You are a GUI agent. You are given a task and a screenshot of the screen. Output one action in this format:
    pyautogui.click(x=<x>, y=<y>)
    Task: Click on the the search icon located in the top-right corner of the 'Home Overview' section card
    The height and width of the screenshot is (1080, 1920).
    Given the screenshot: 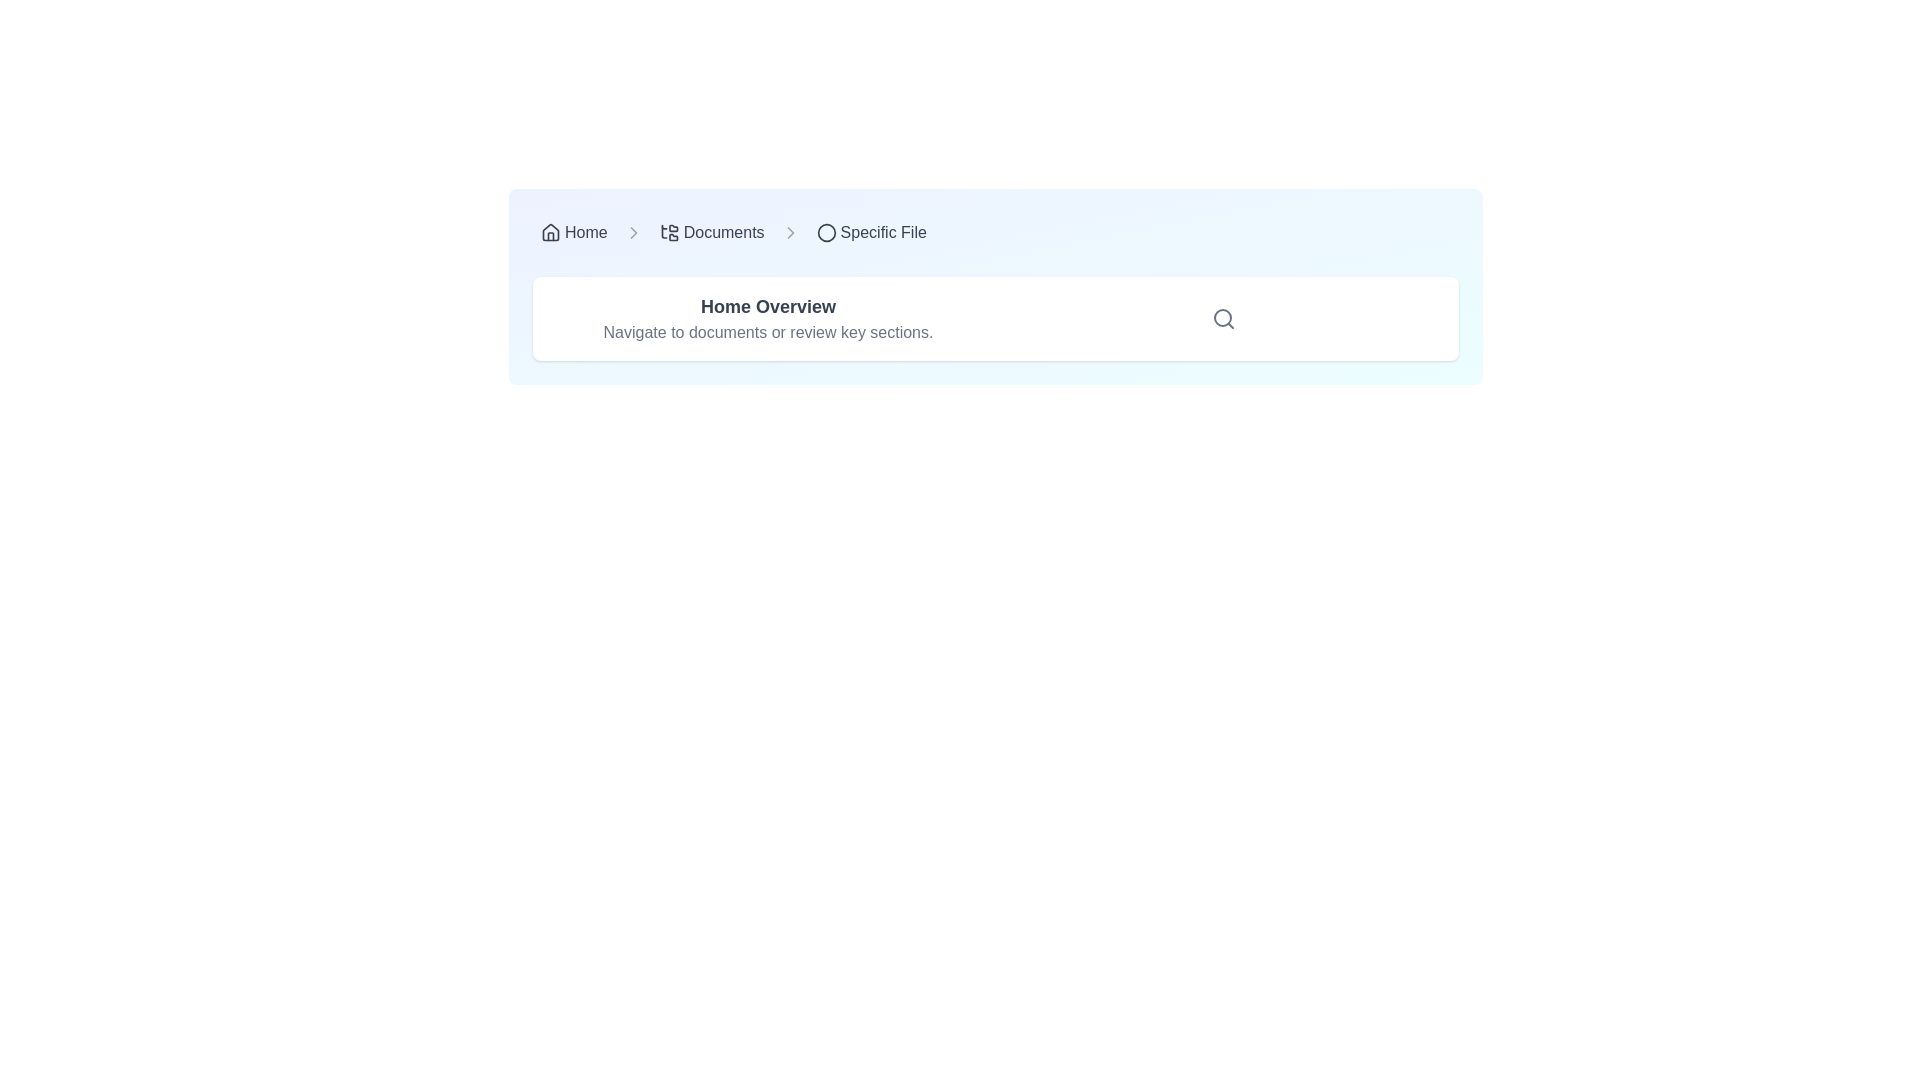 What is the action you would take?
    pyautogui.click(x=1222, y=318)
    